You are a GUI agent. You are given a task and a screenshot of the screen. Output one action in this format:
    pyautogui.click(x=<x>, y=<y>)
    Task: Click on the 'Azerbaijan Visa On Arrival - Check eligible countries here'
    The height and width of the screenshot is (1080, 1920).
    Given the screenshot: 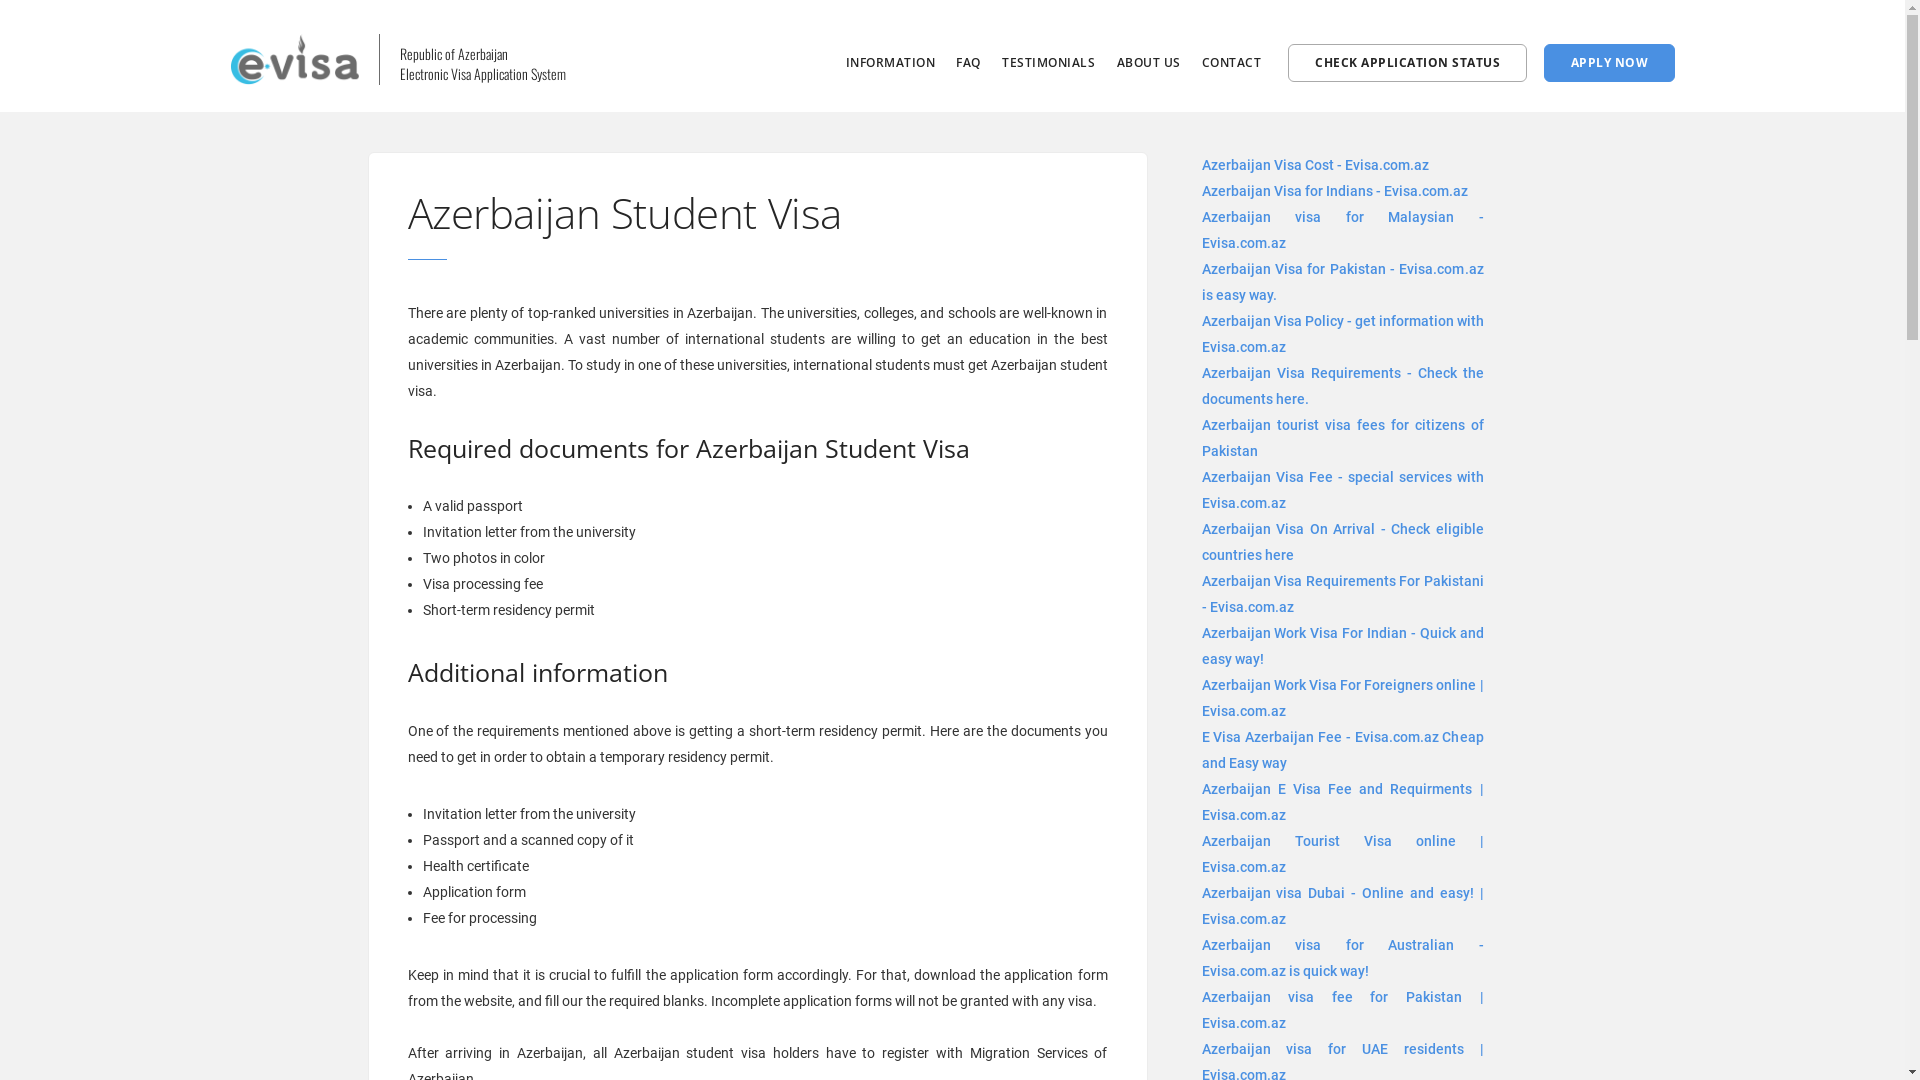 What is the action you would take?
    pyautogui.click(x=1343, y=542)
    